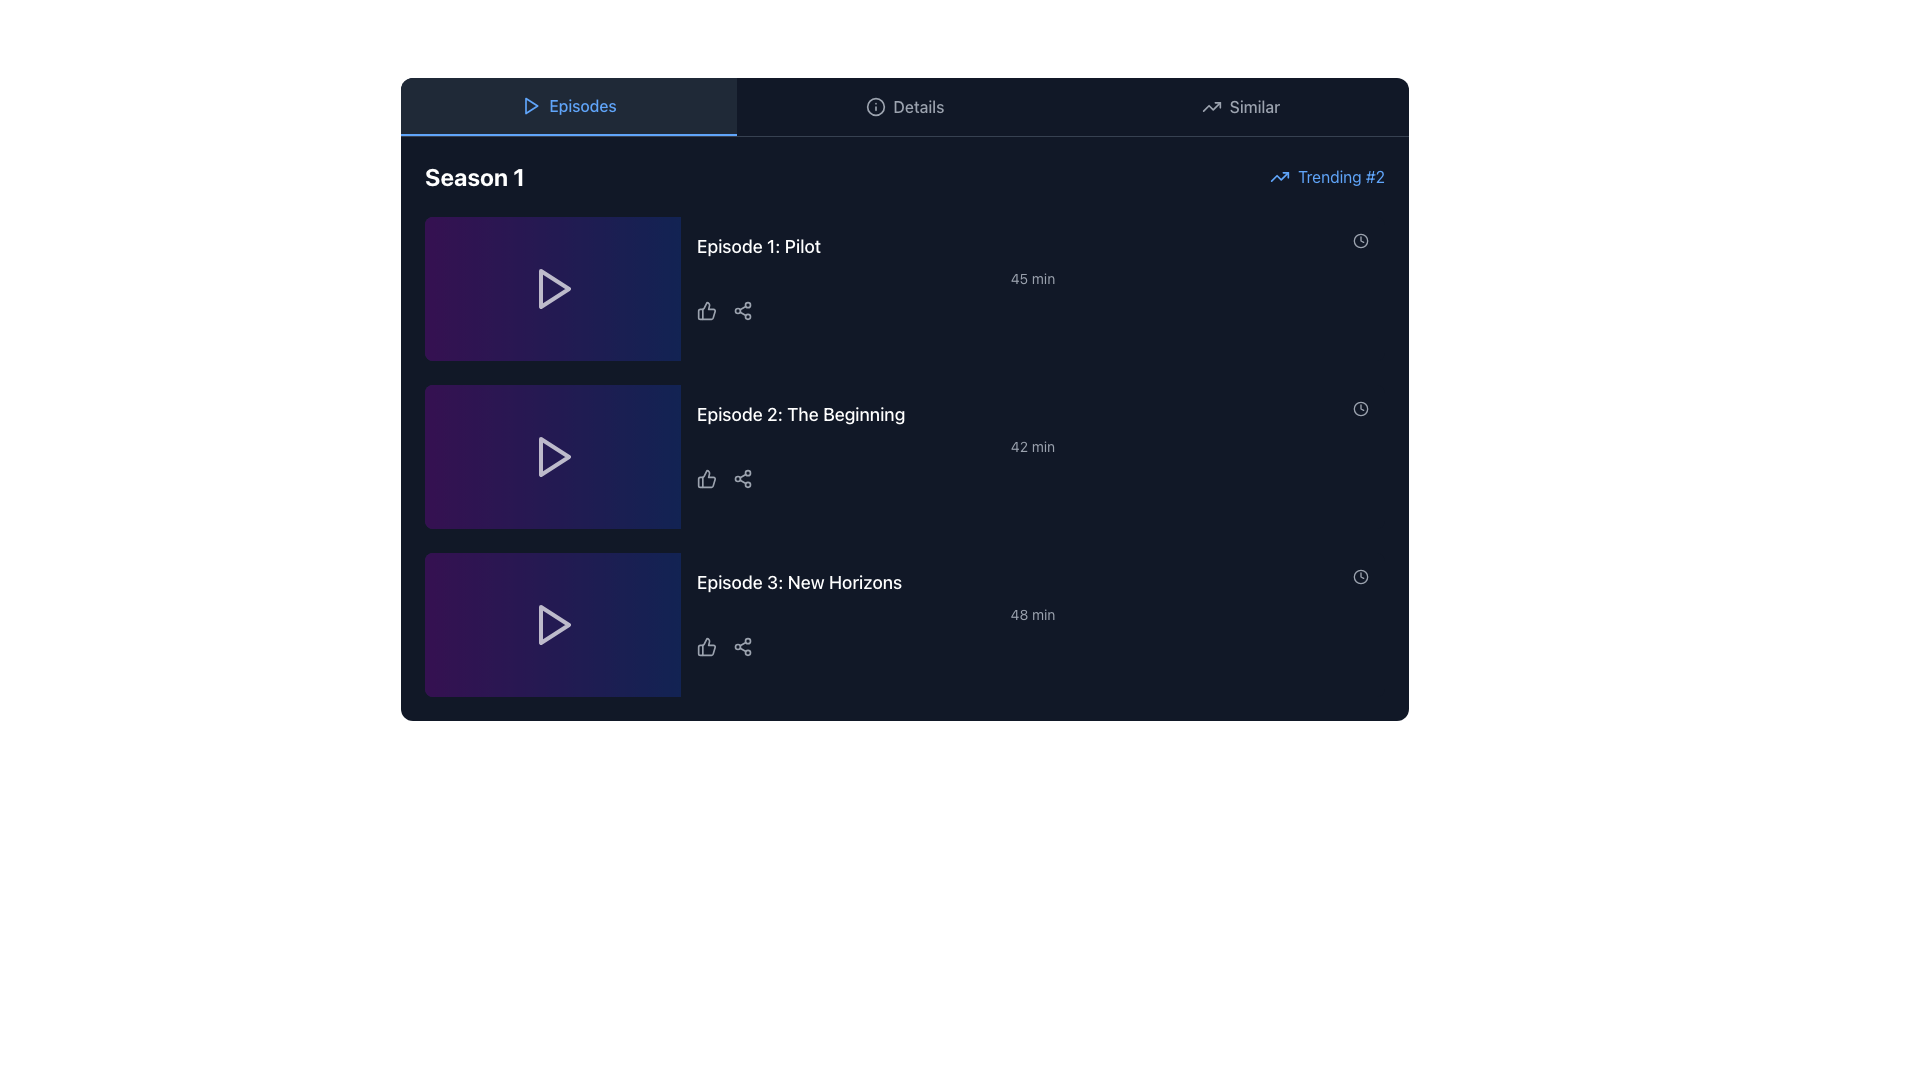  I want to click on the active 'Episodes' tab button, which has a dark gray background and blue text, so click(568, 107).